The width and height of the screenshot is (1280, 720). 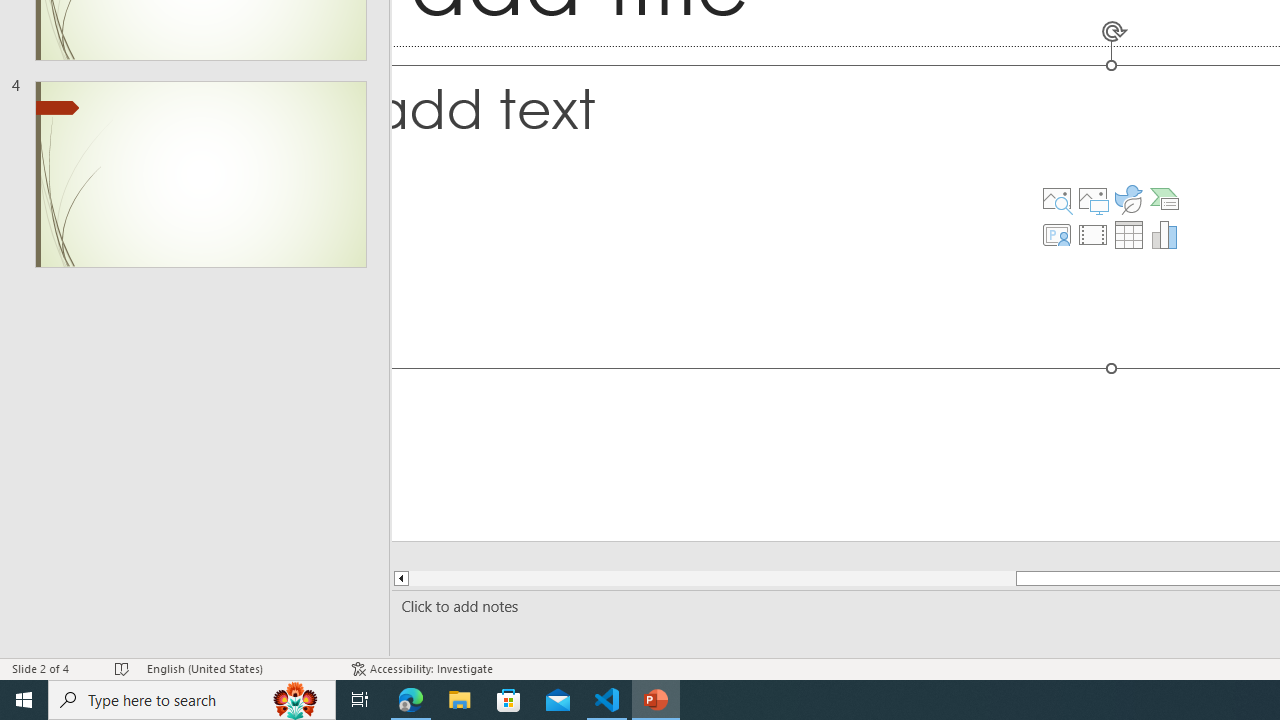 What do you see at coordinates (1055, 199) in the screenshot?
I see `'Stock Images'` at bounding box center [1055, 199].